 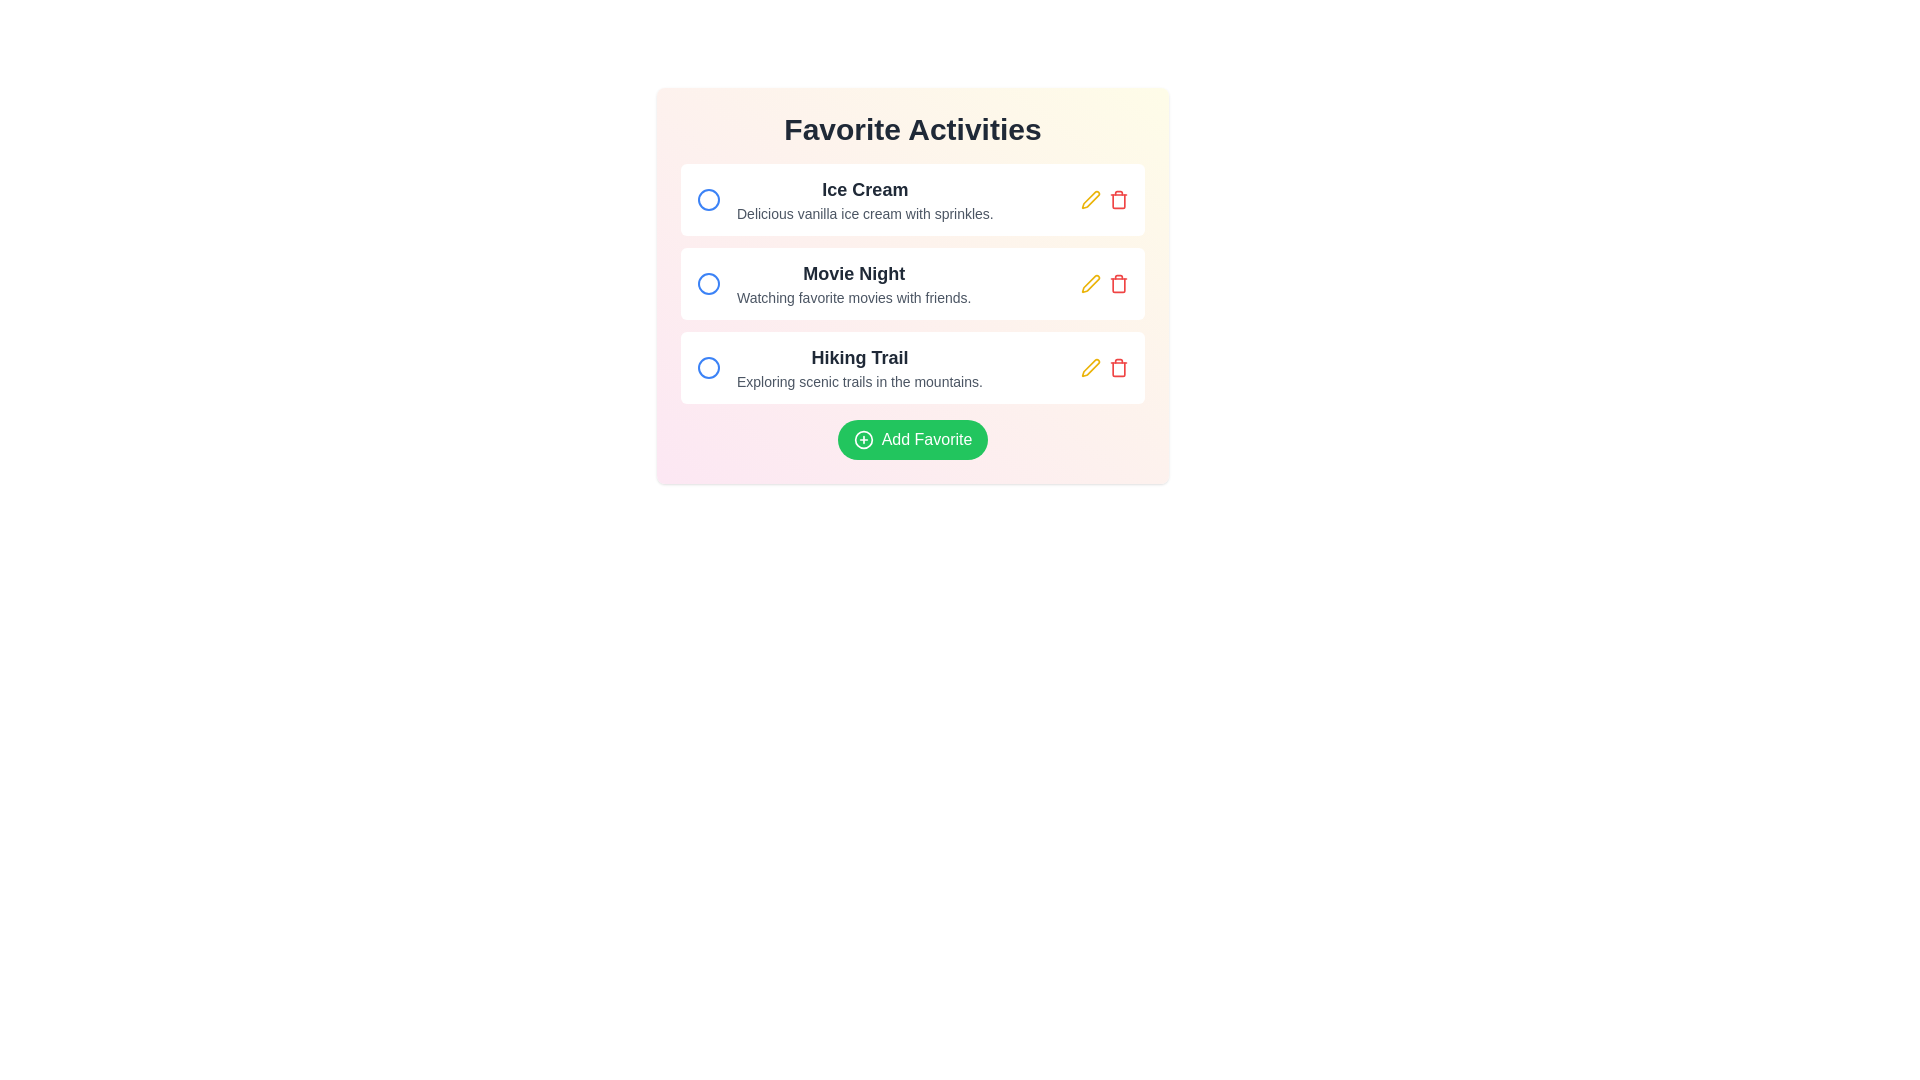 What do you see at coordinates (709, 367) in the screenshot?
I see `the SVG Circle emblem for the 'Hiking Trail' item in the 'Favorite Activities' list` at bounding box center [709, 367].